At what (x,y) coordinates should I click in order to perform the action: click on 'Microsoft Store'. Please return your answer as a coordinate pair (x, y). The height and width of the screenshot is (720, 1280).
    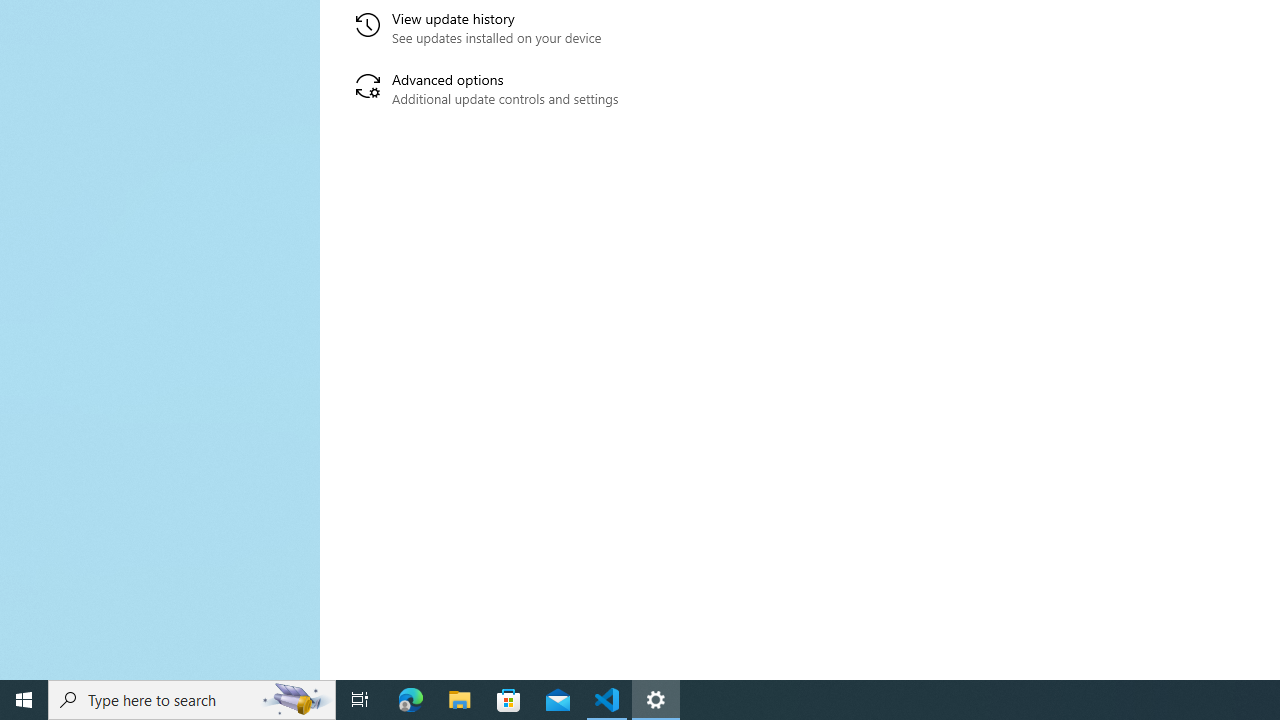
    Looking at the image, I should click on (509, 698).